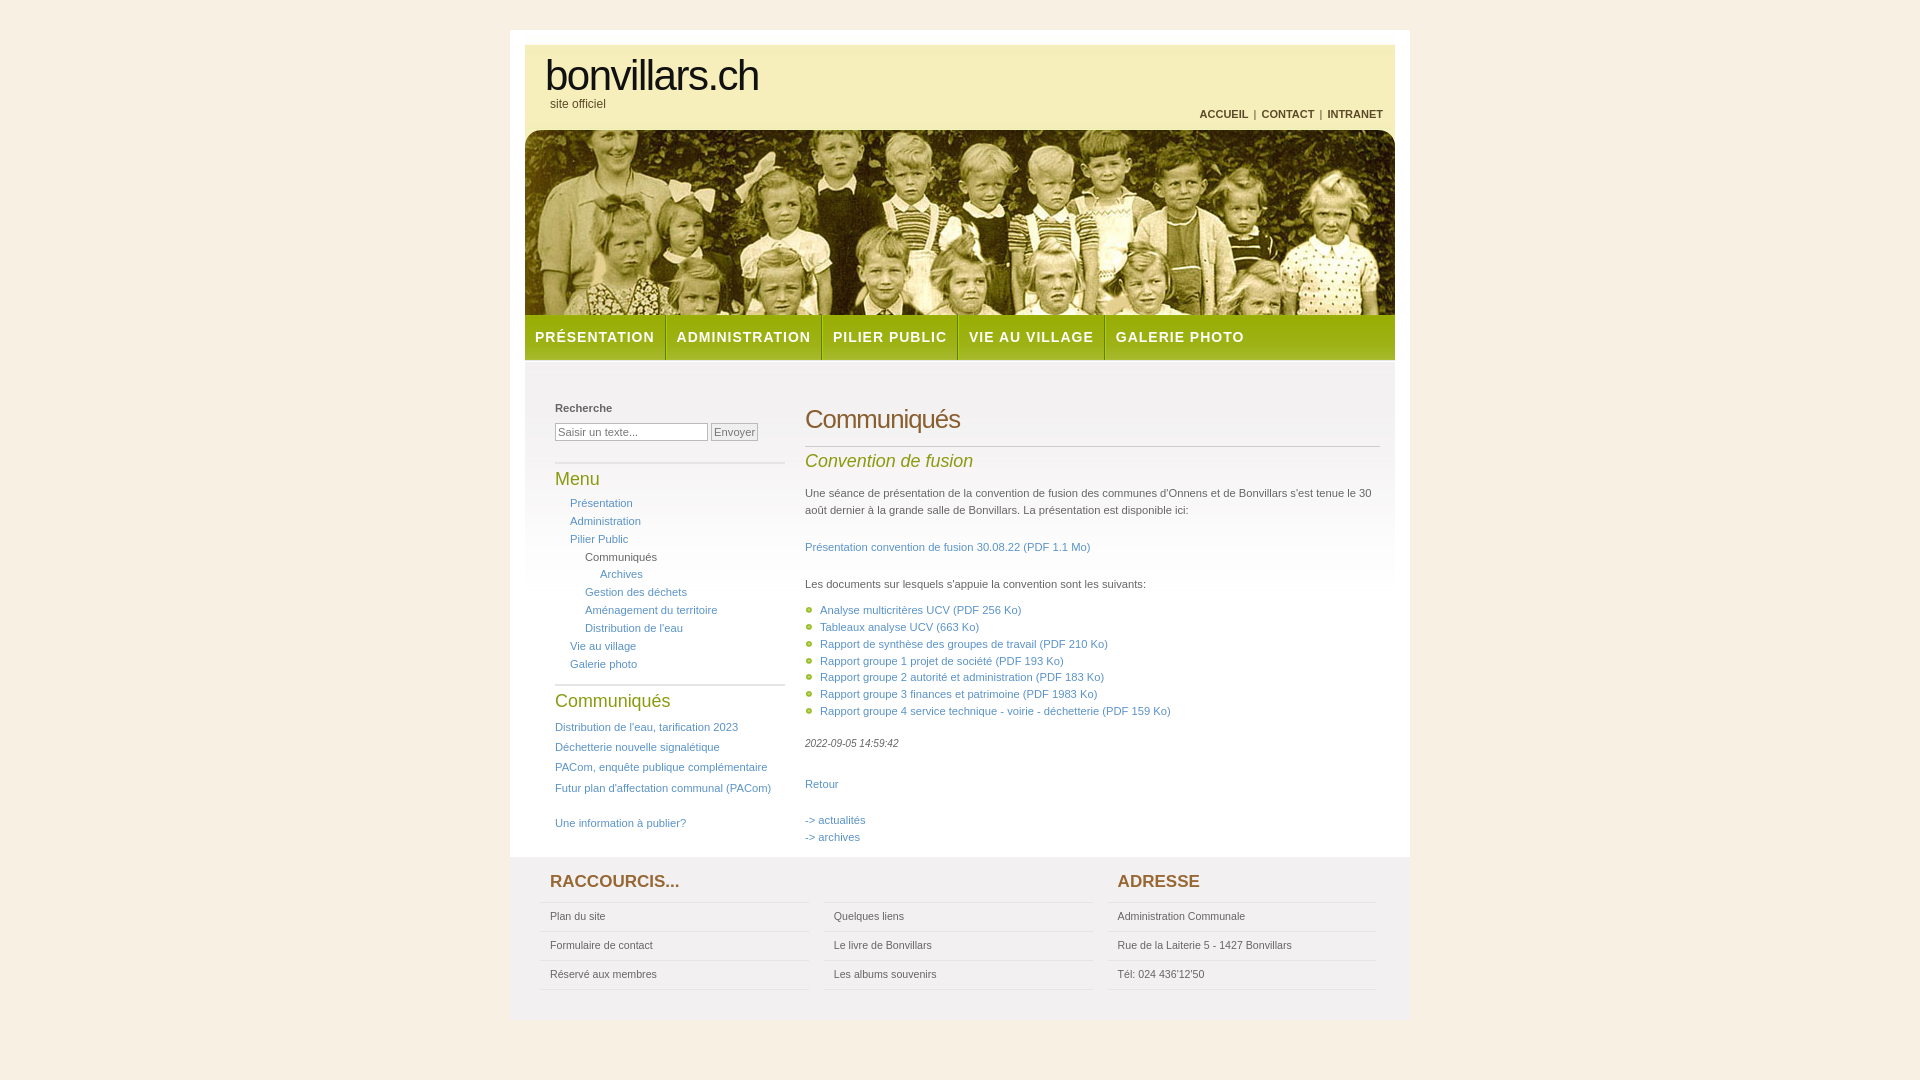 The width and height of the screenshot is (1920, 1080). Describe the element at coordinates (710, 431) in the screenshot. I see `'Envoyer'` at that location.